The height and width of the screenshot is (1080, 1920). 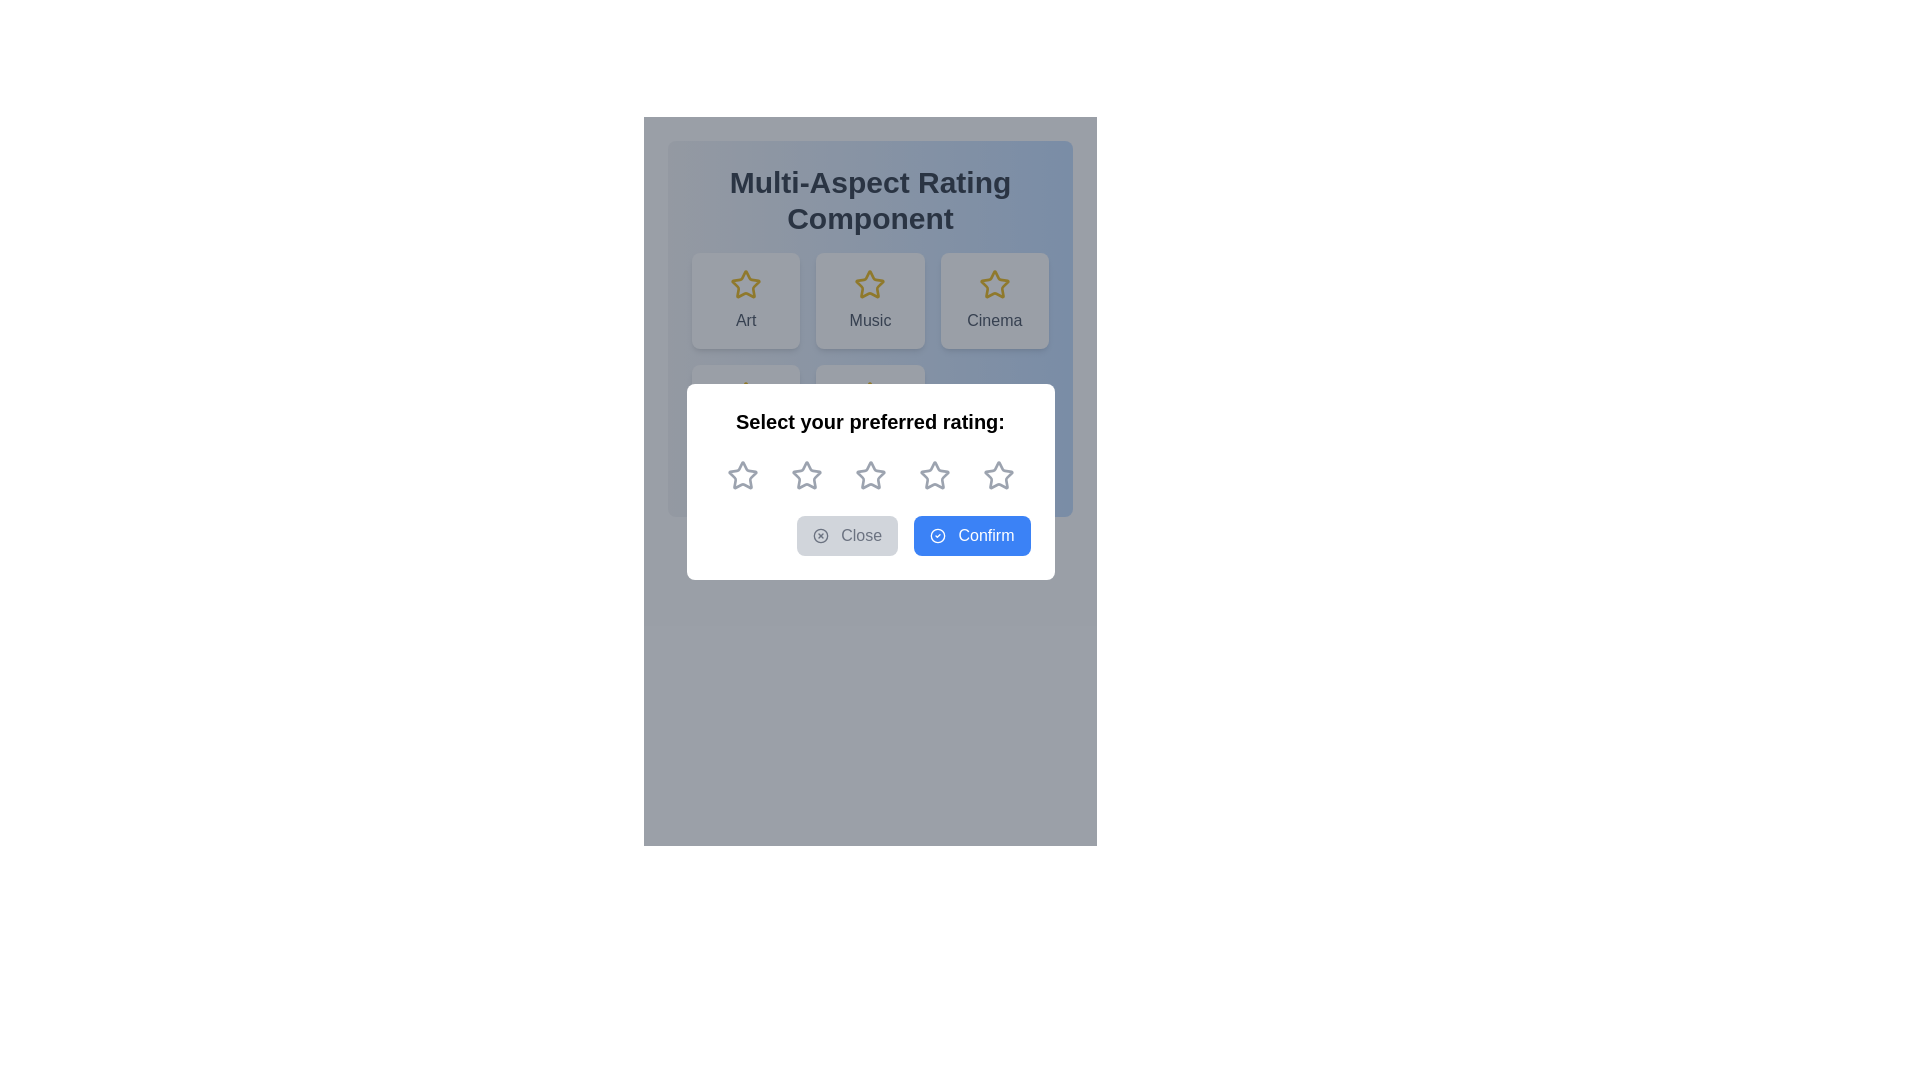 What do you see at coordinates (806, 475) in the screenshot?
I see `the third star in the star rating icon which allows users to select it to rate the item with three stars` at bounding box center [806, 475].